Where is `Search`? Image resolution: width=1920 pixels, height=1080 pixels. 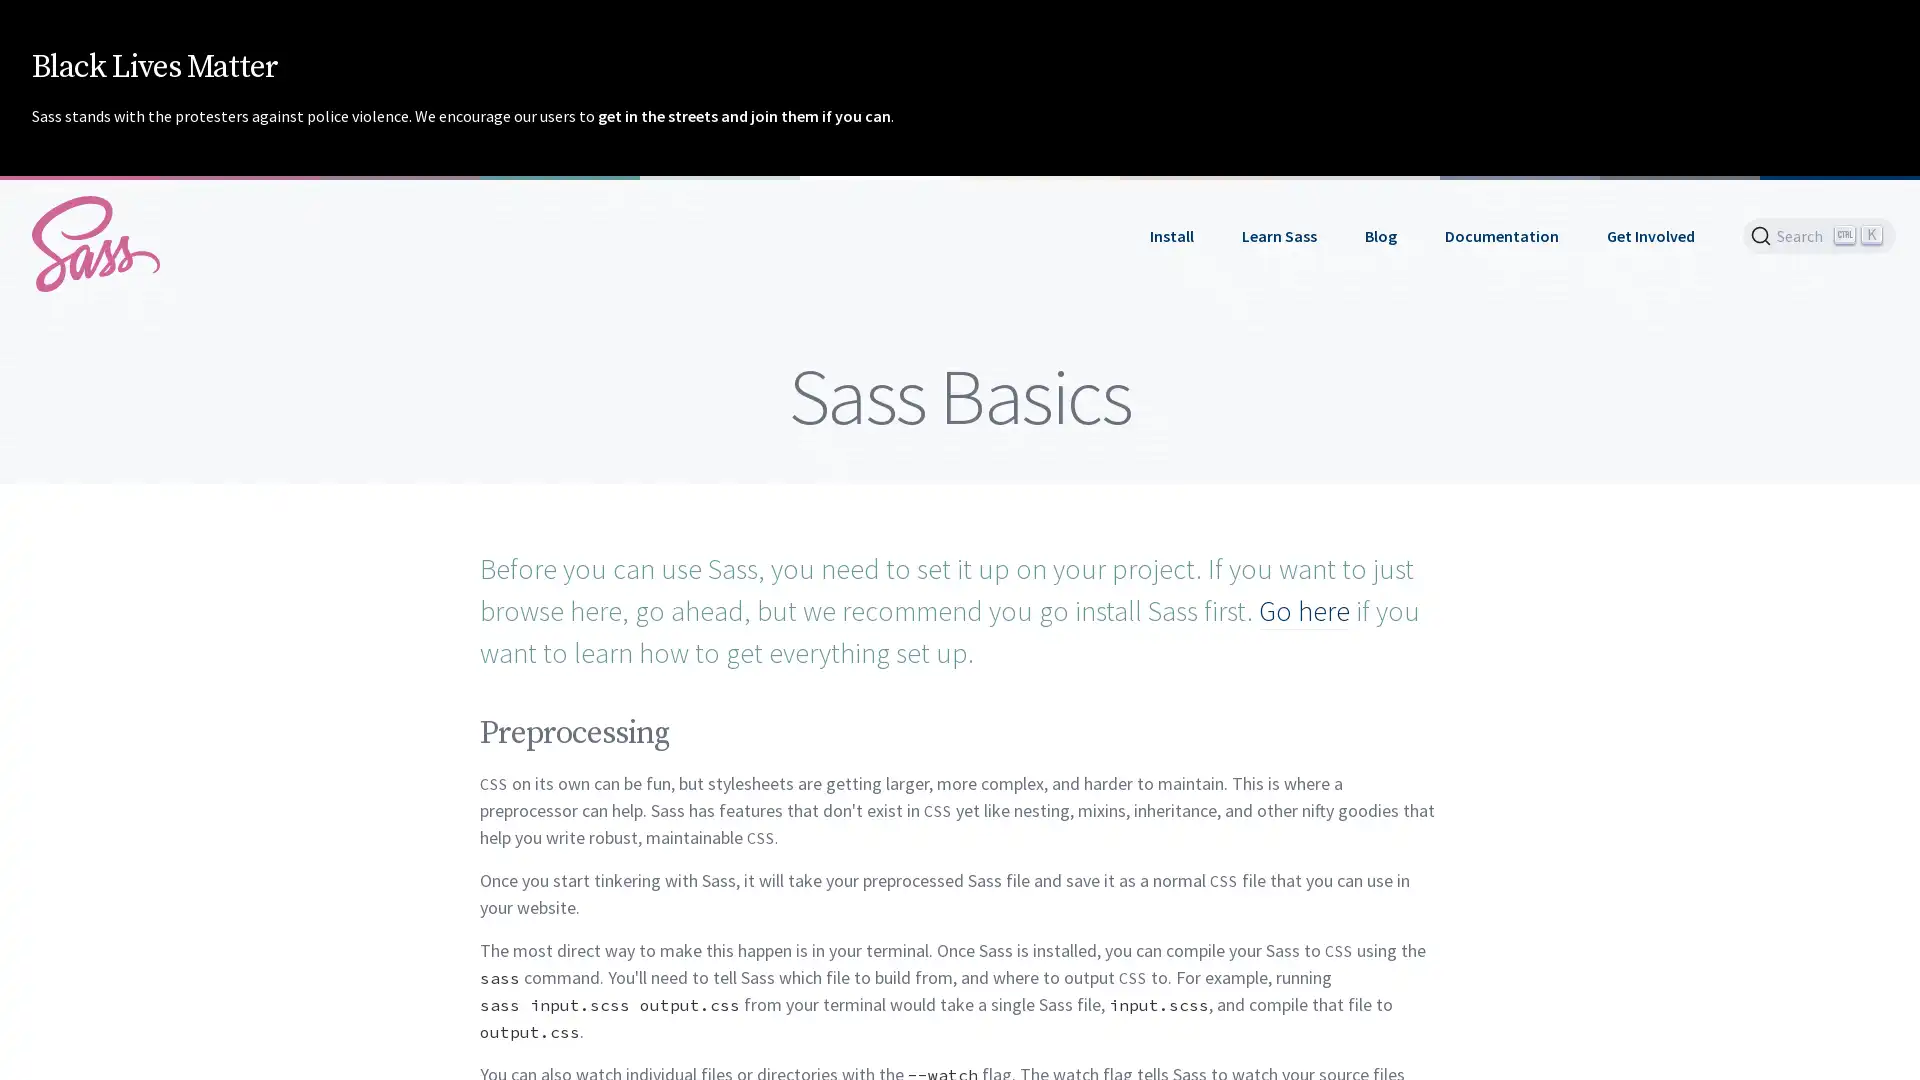
Search is located at coordinates (1819, 234).